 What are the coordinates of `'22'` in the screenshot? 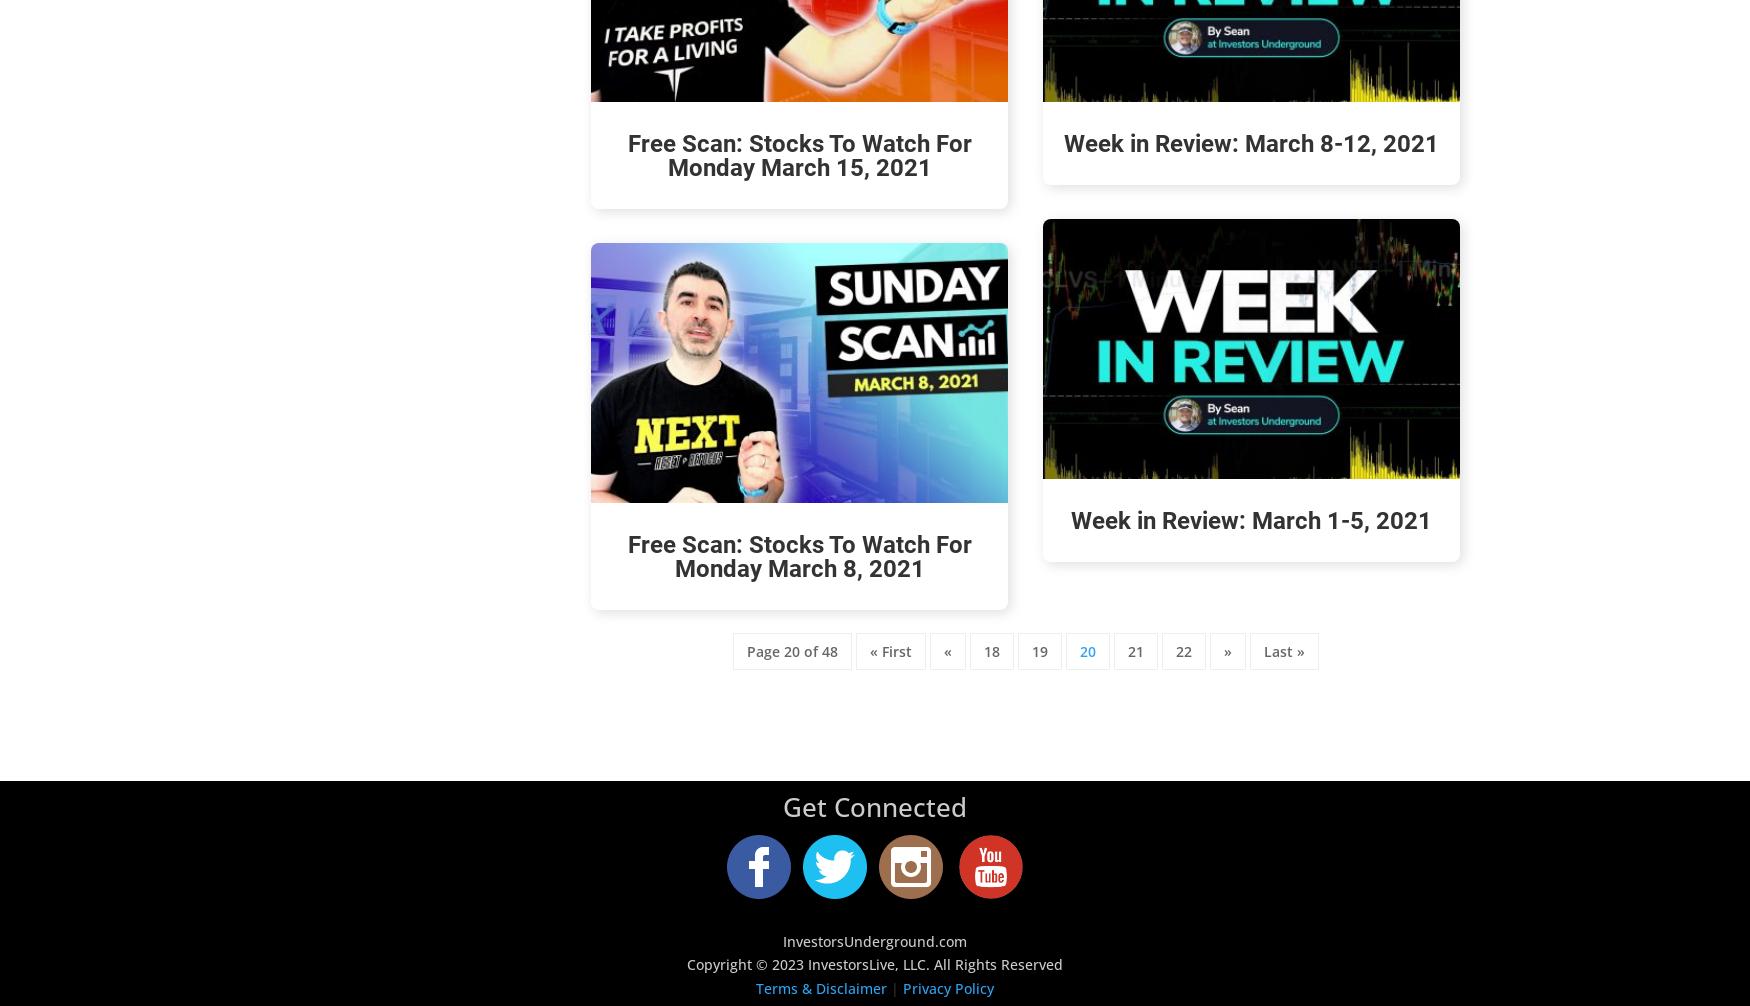 It's located at (1182, 651).